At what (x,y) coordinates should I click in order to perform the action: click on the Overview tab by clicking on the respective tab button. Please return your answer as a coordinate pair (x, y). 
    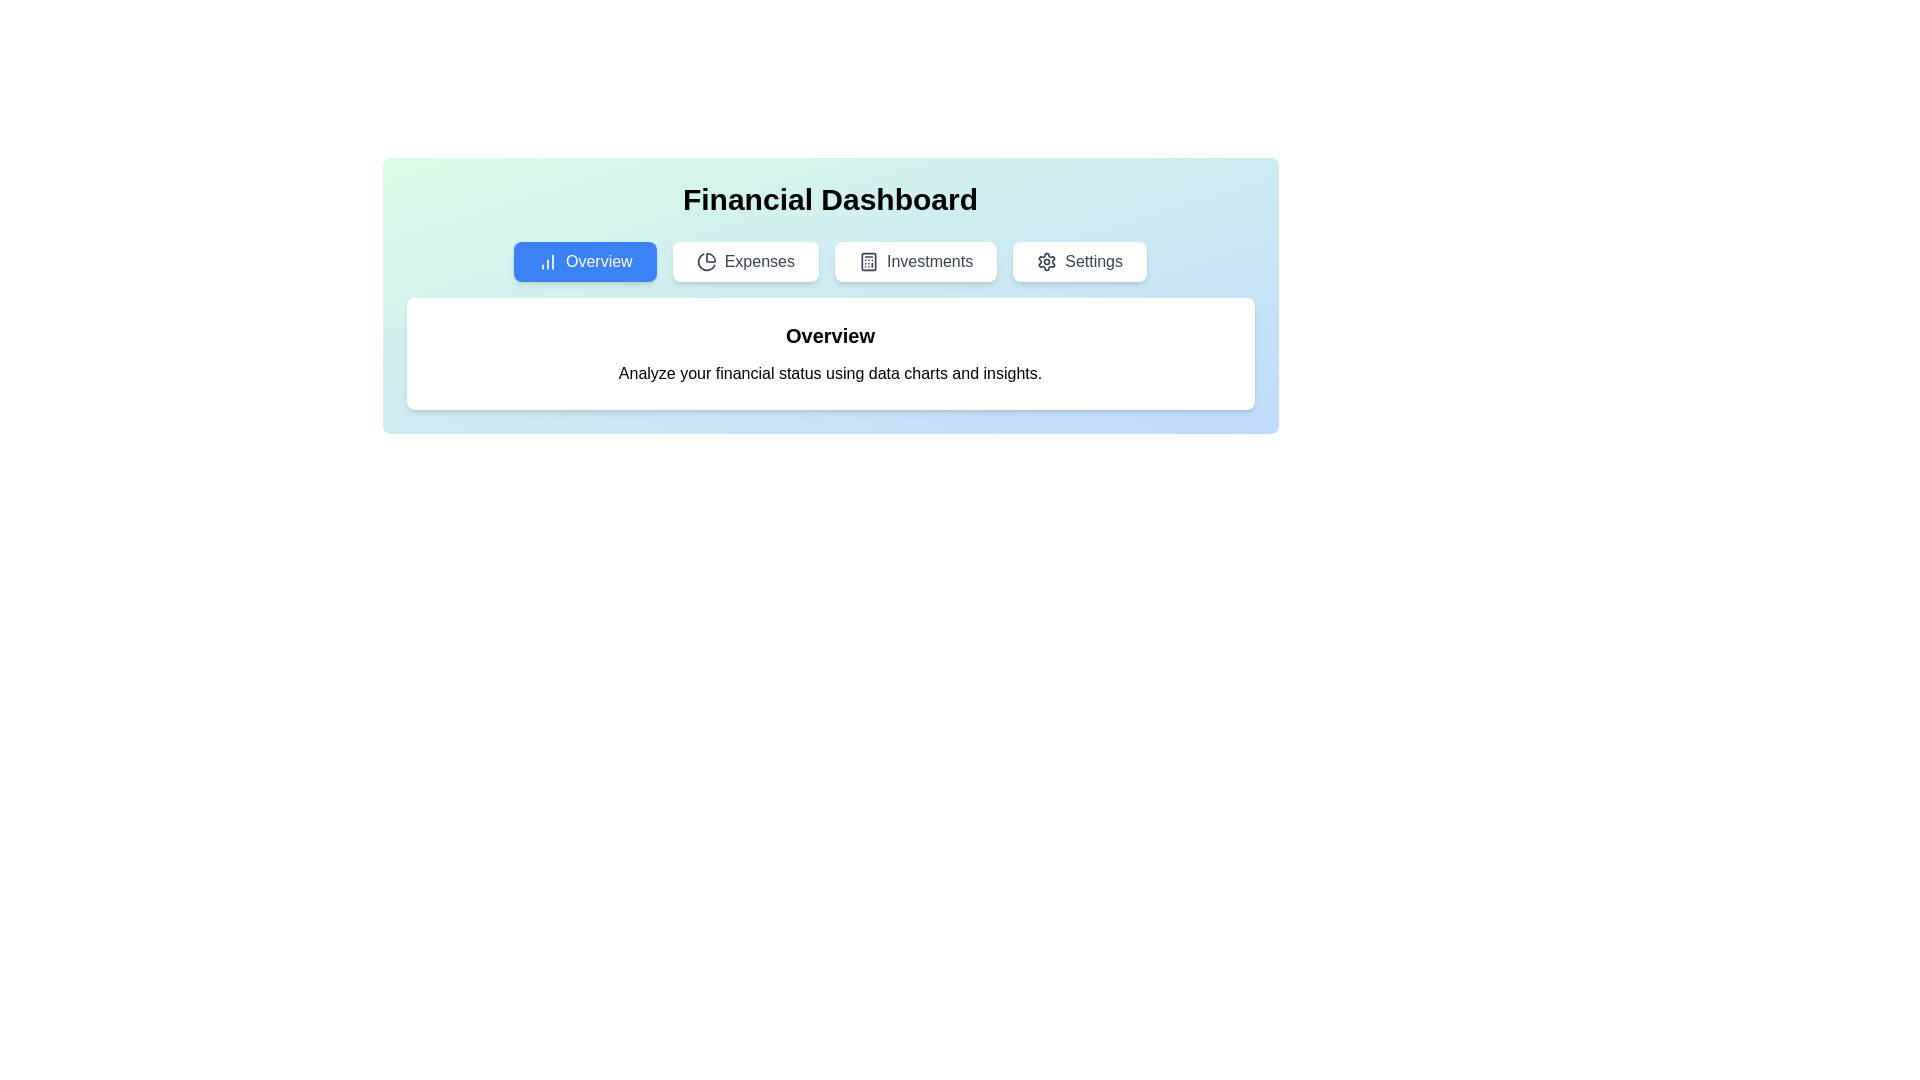
    Looking at the image, I should click on (584, 261).